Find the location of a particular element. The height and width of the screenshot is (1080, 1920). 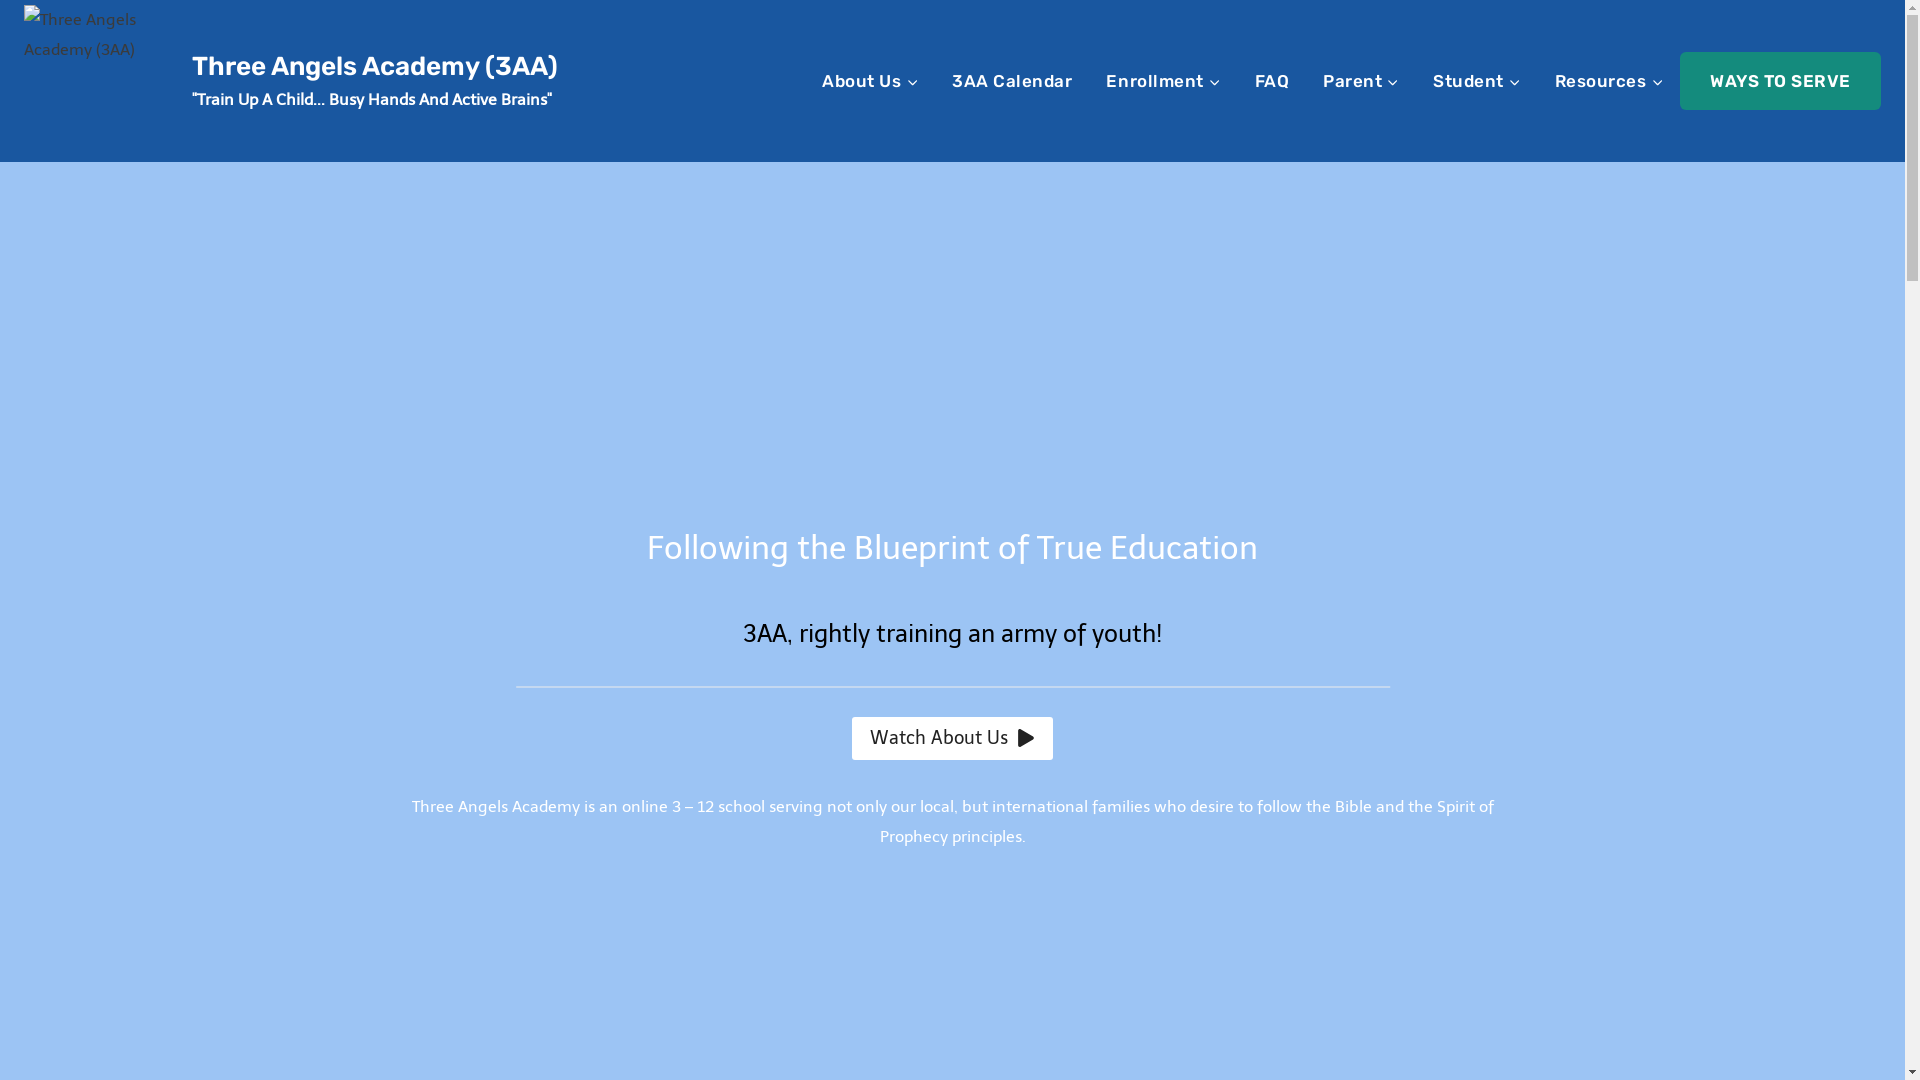

'Student' is located at coordinates (1415, 79).